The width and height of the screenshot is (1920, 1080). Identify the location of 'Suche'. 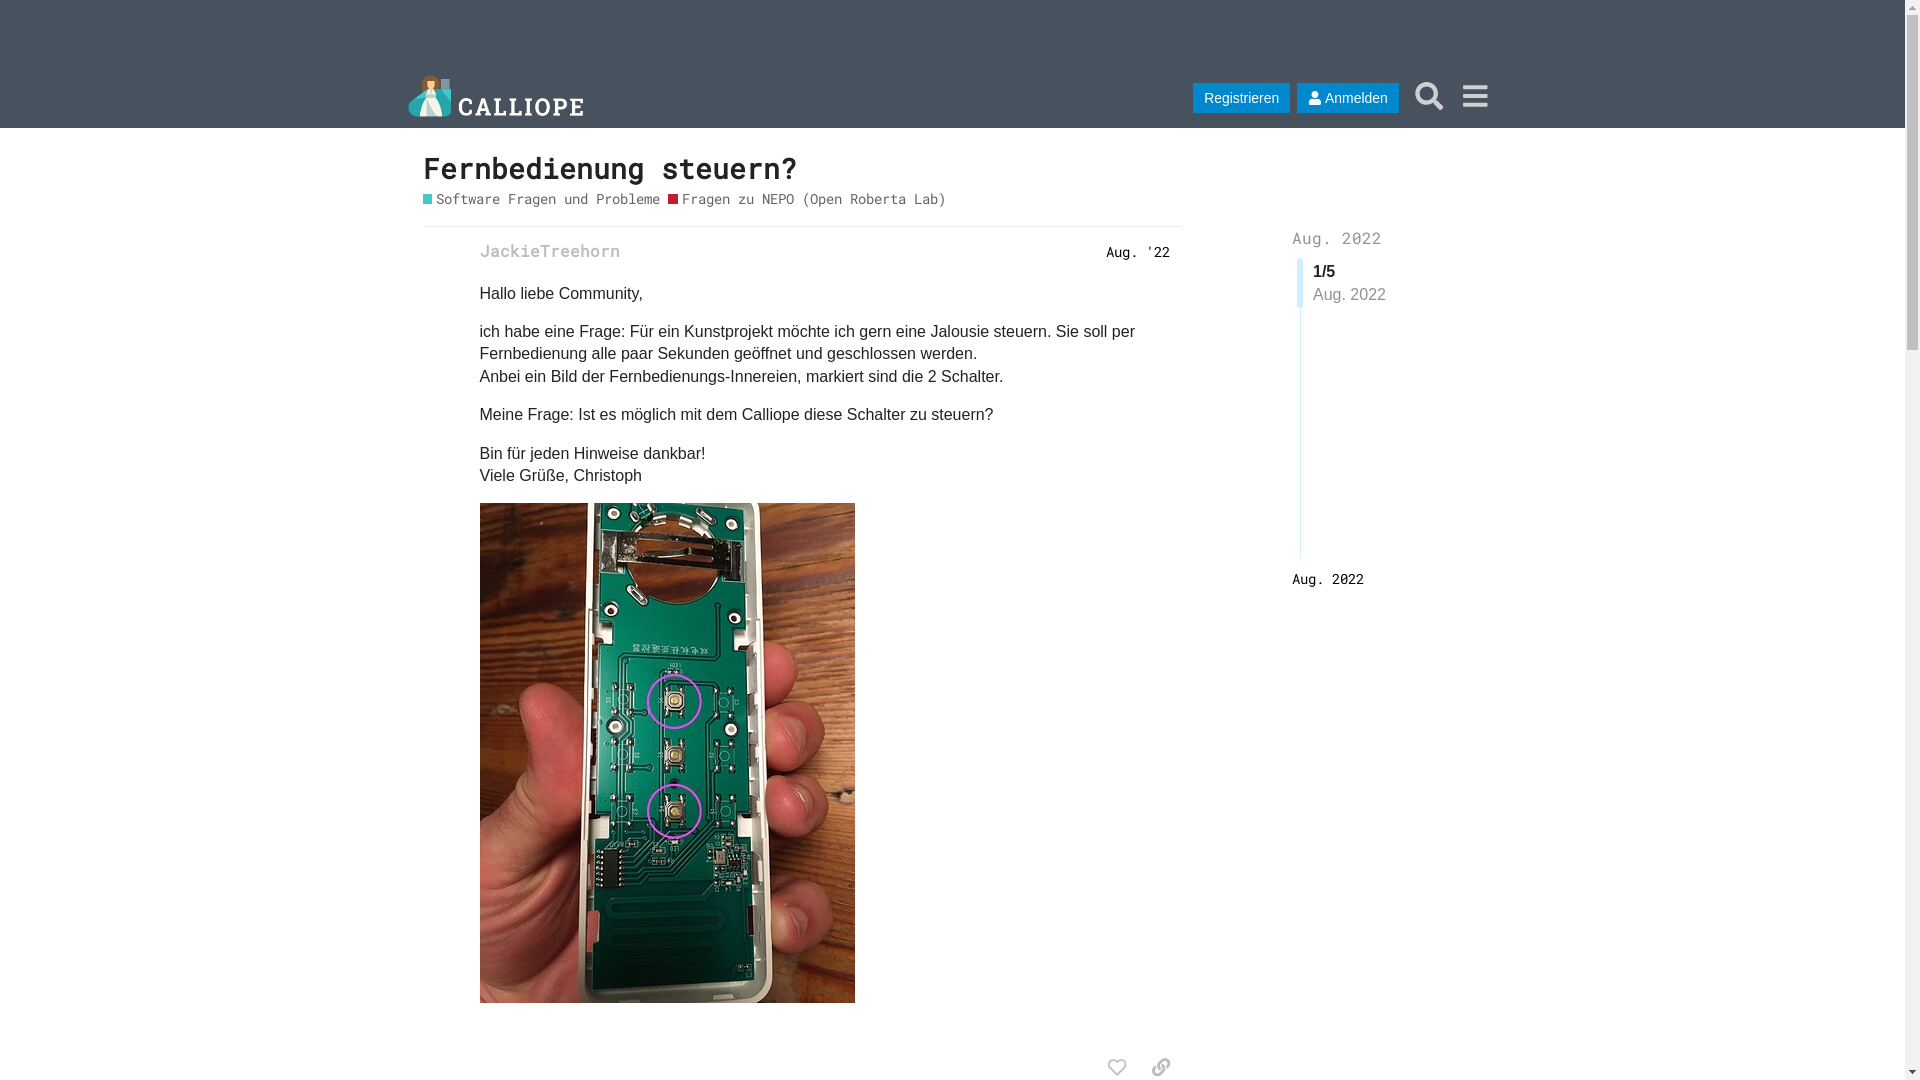
(1405, 95).